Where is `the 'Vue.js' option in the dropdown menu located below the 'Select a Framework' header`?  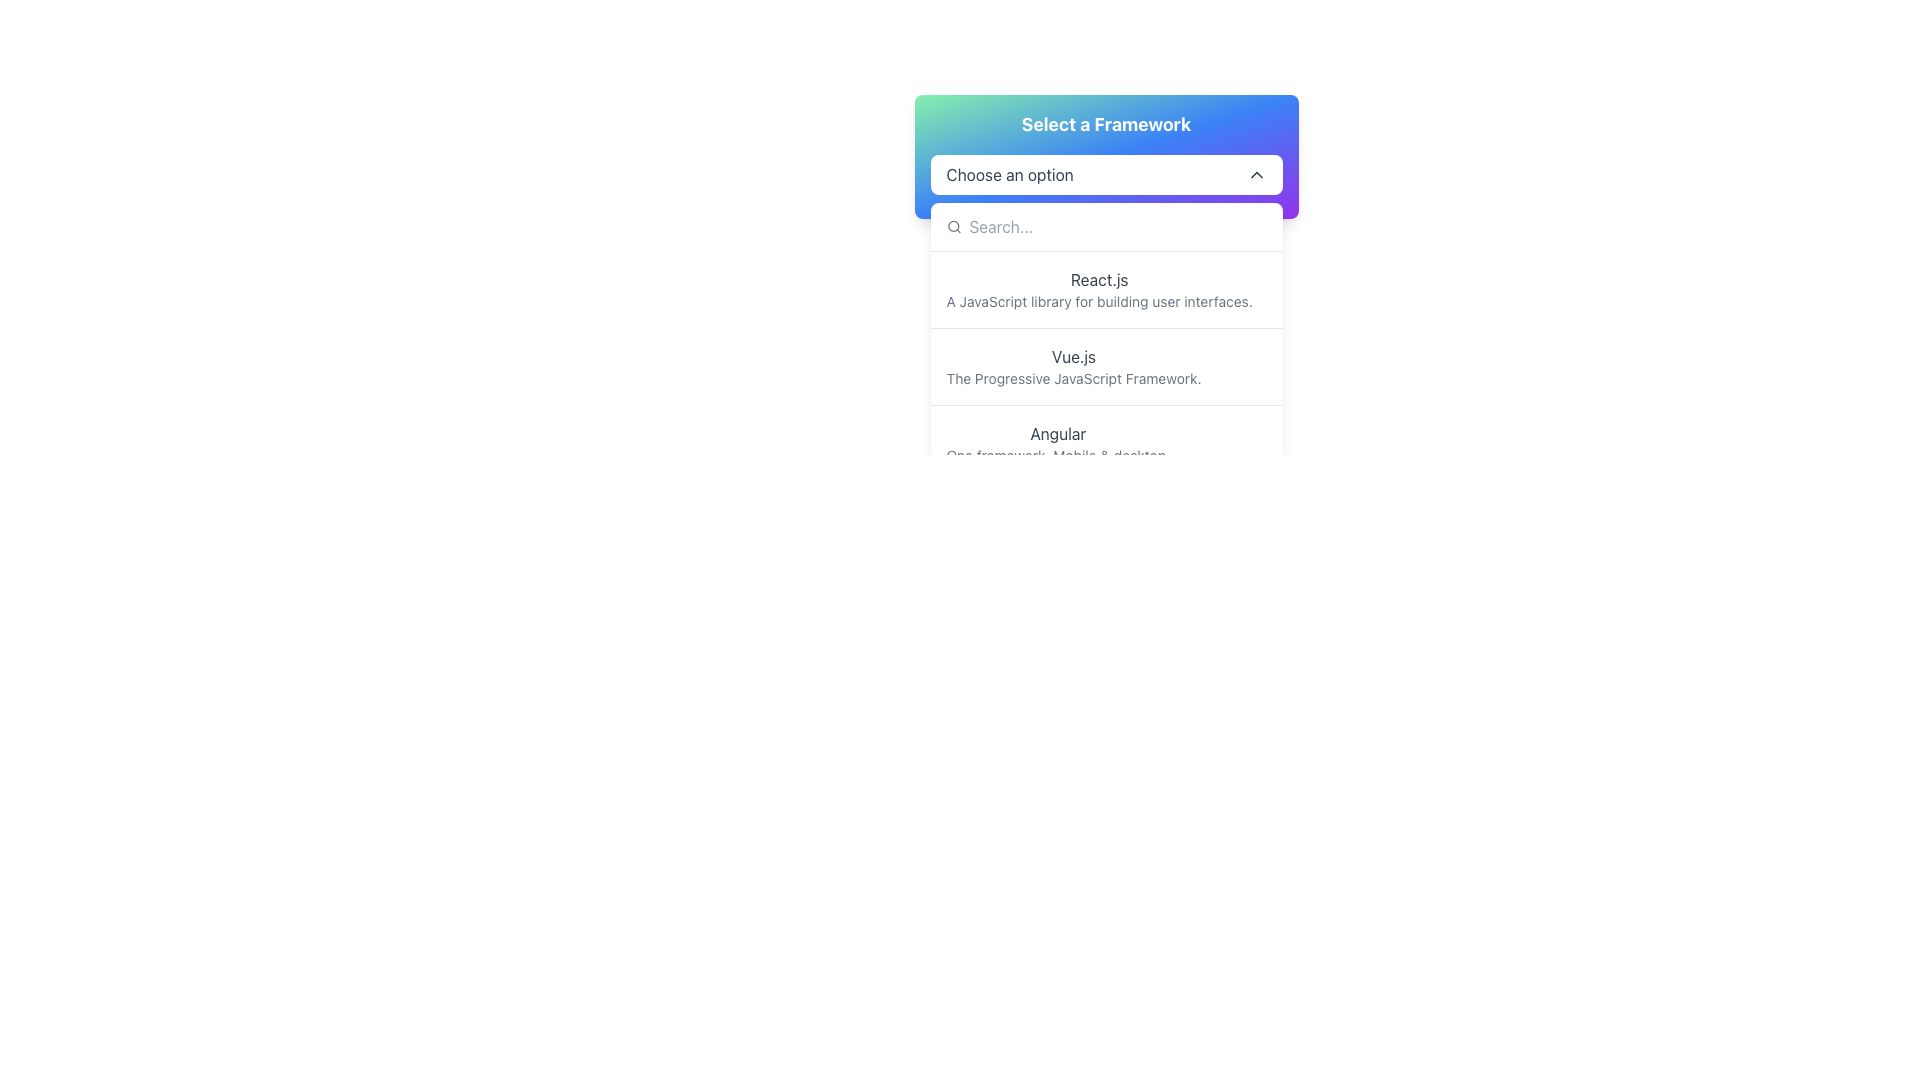 the 'Vue.js' option in the dropdown menu located below the 'Select a Framework' header is located at coordinates (1105, 366).